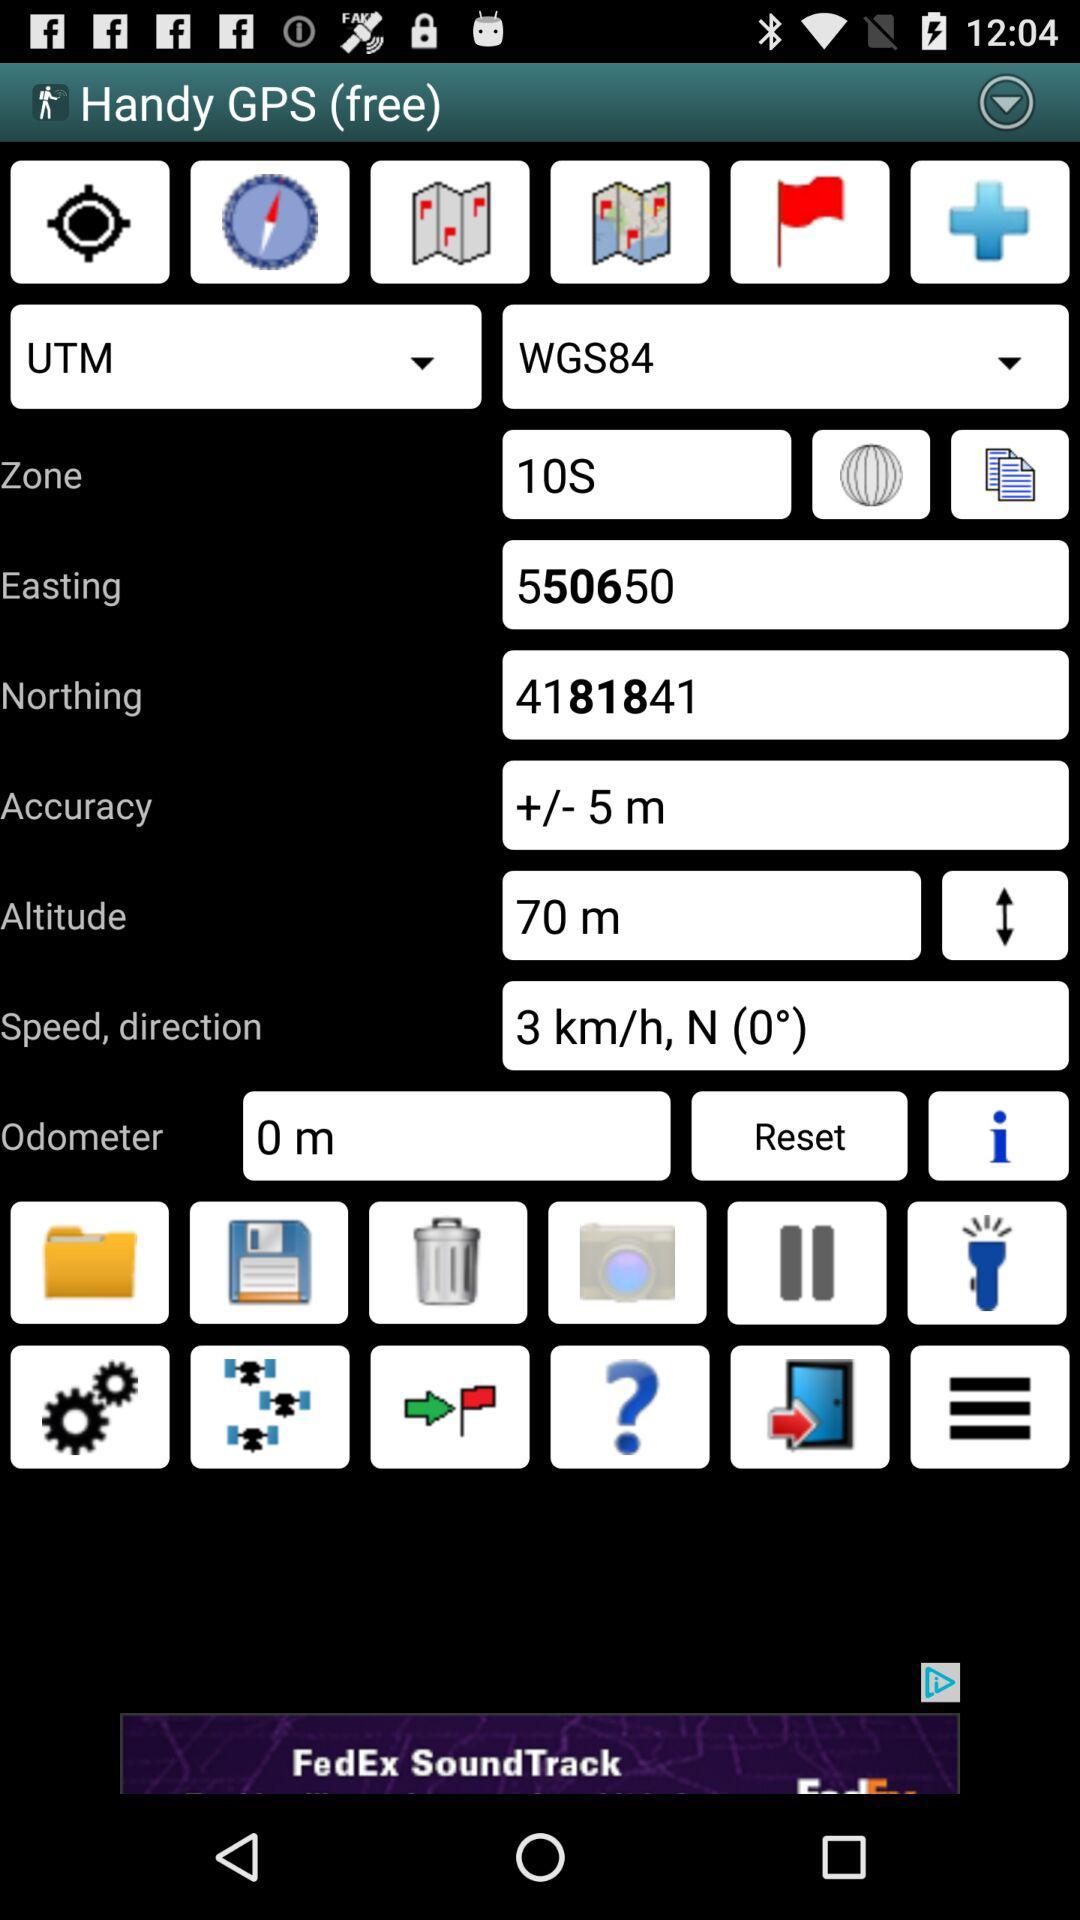  I want to click on map, so click(628, 221).